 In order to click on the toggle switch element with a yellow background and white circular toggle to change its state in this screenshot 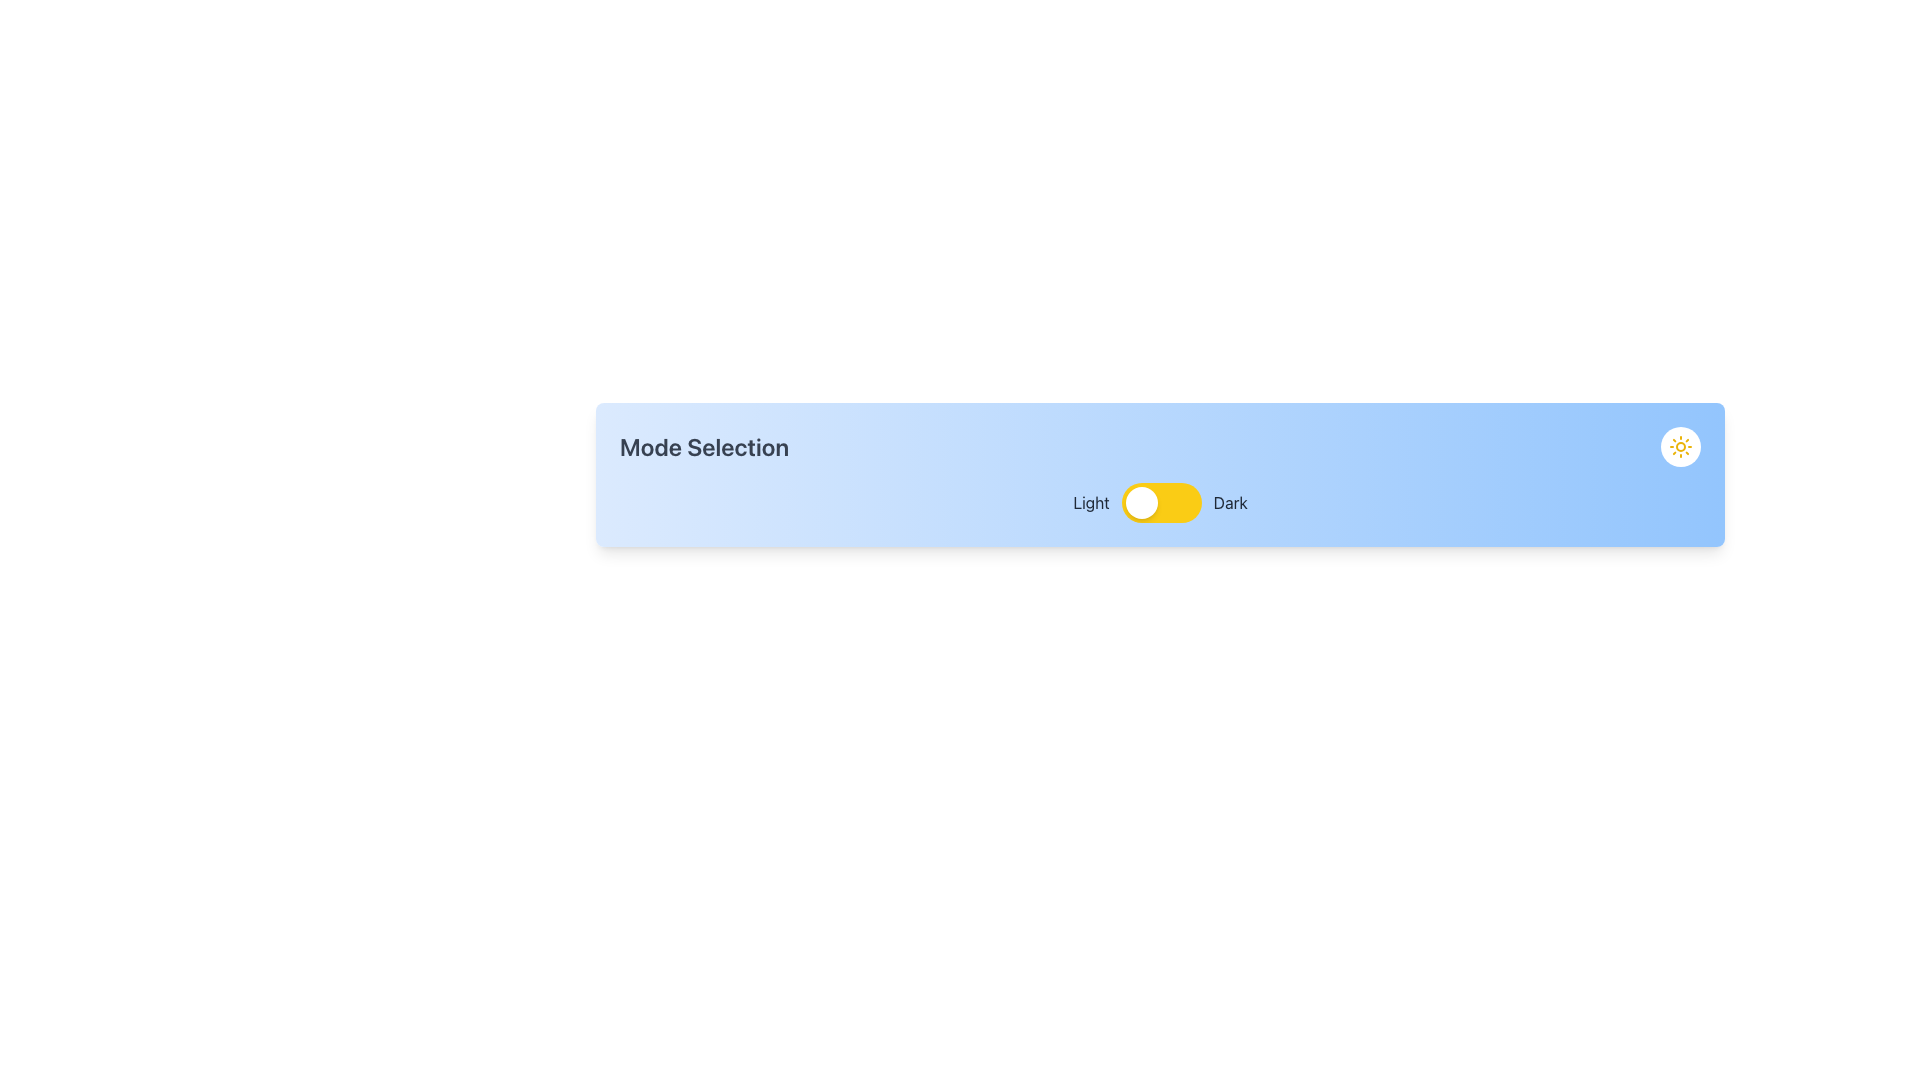, I will do `click(1161, 501)`.